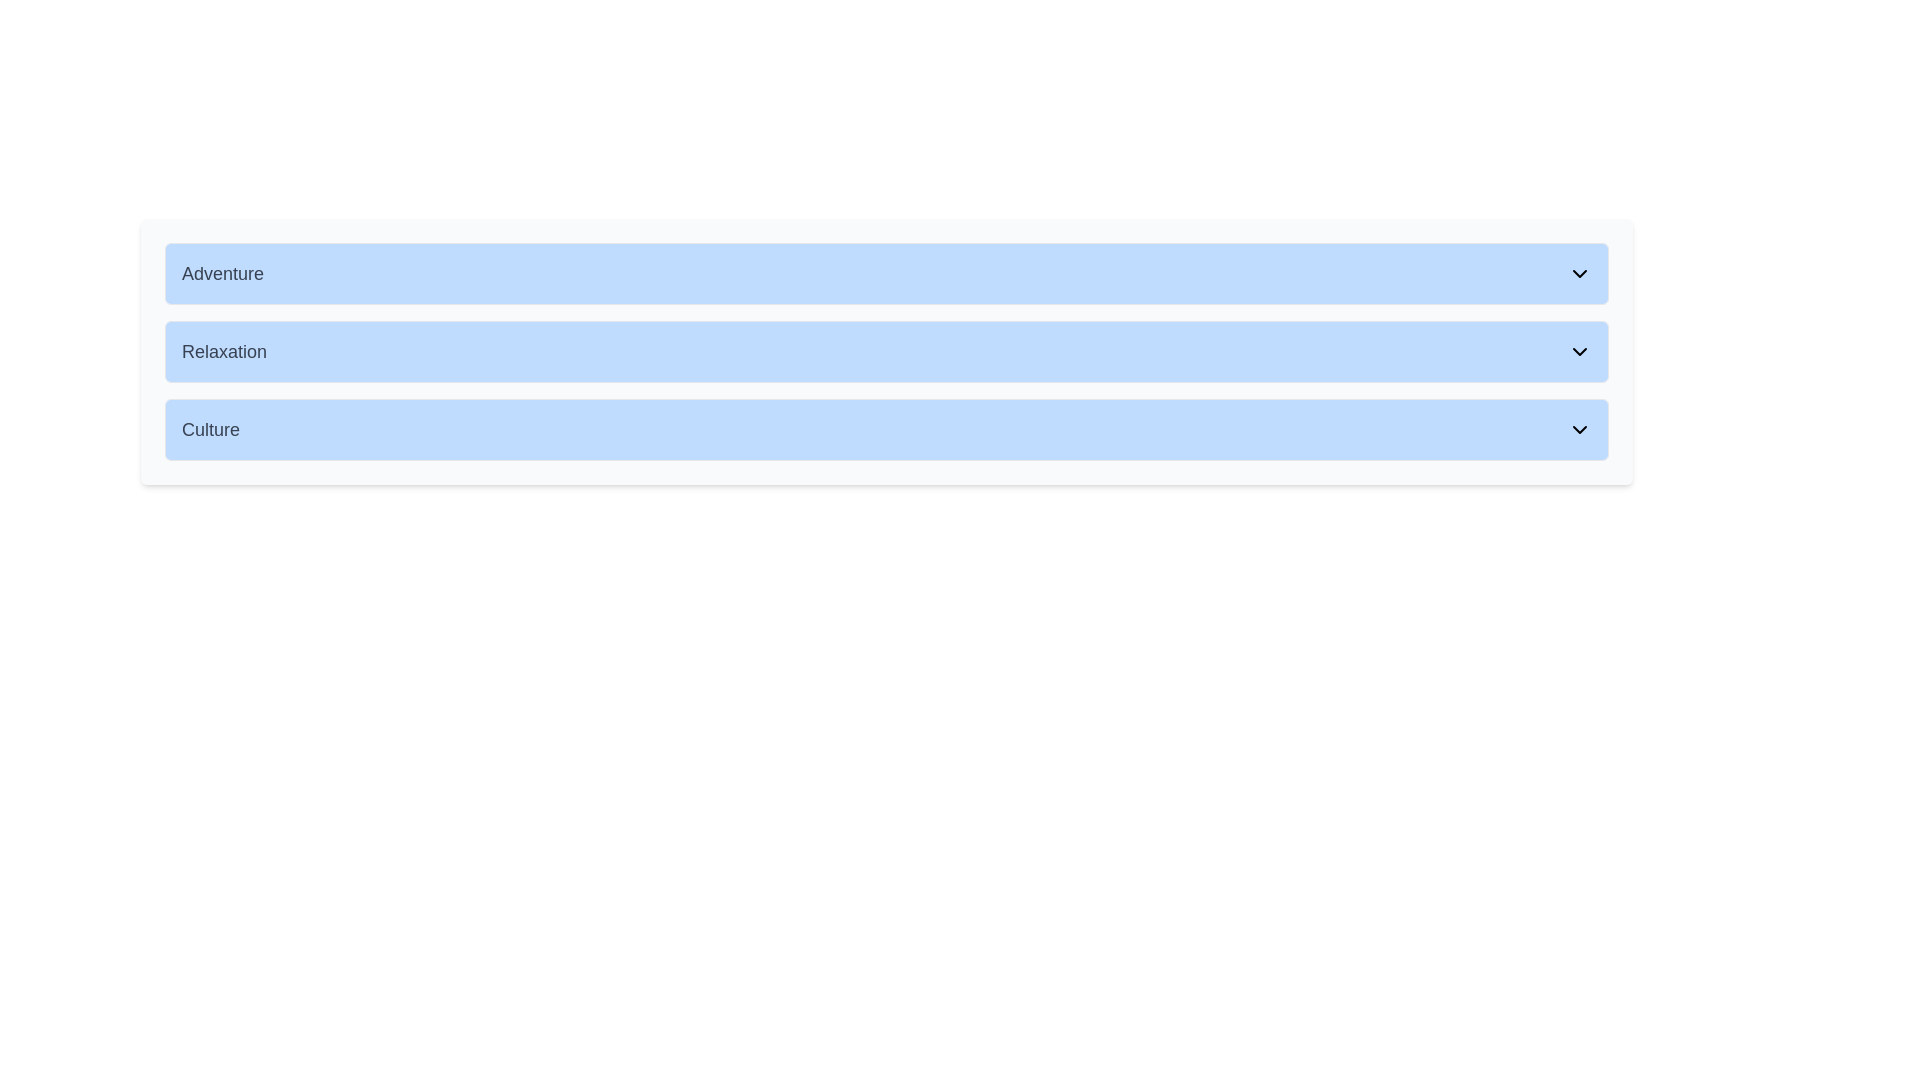 This screenshot has width=1920, height=1080. I want to click on the downward-pointing chevron icon located at the far right of the blue panel labeled 'Adventure' to trigger interactive feedback, so click(1578, 273).